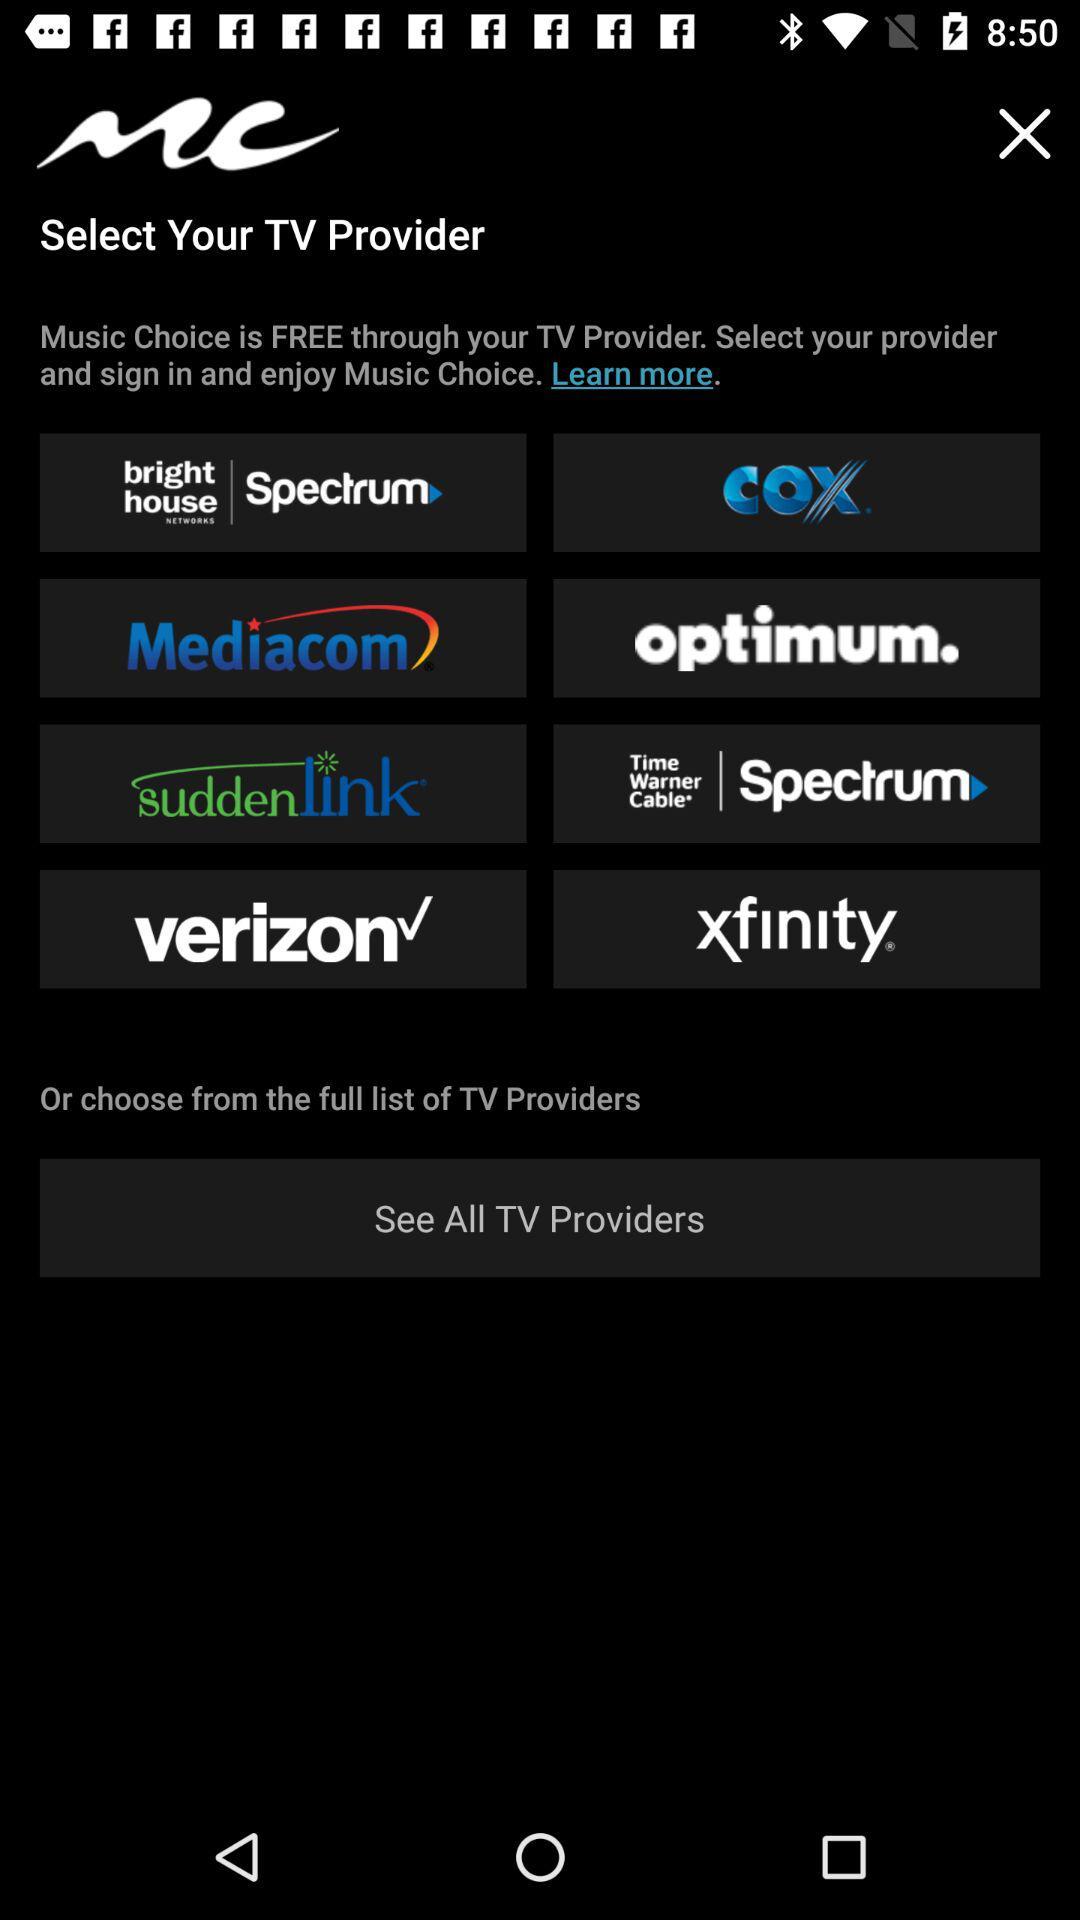  Describe the element at coordinates (540, 354) in the screenshot. I see `music choice is` at that location.